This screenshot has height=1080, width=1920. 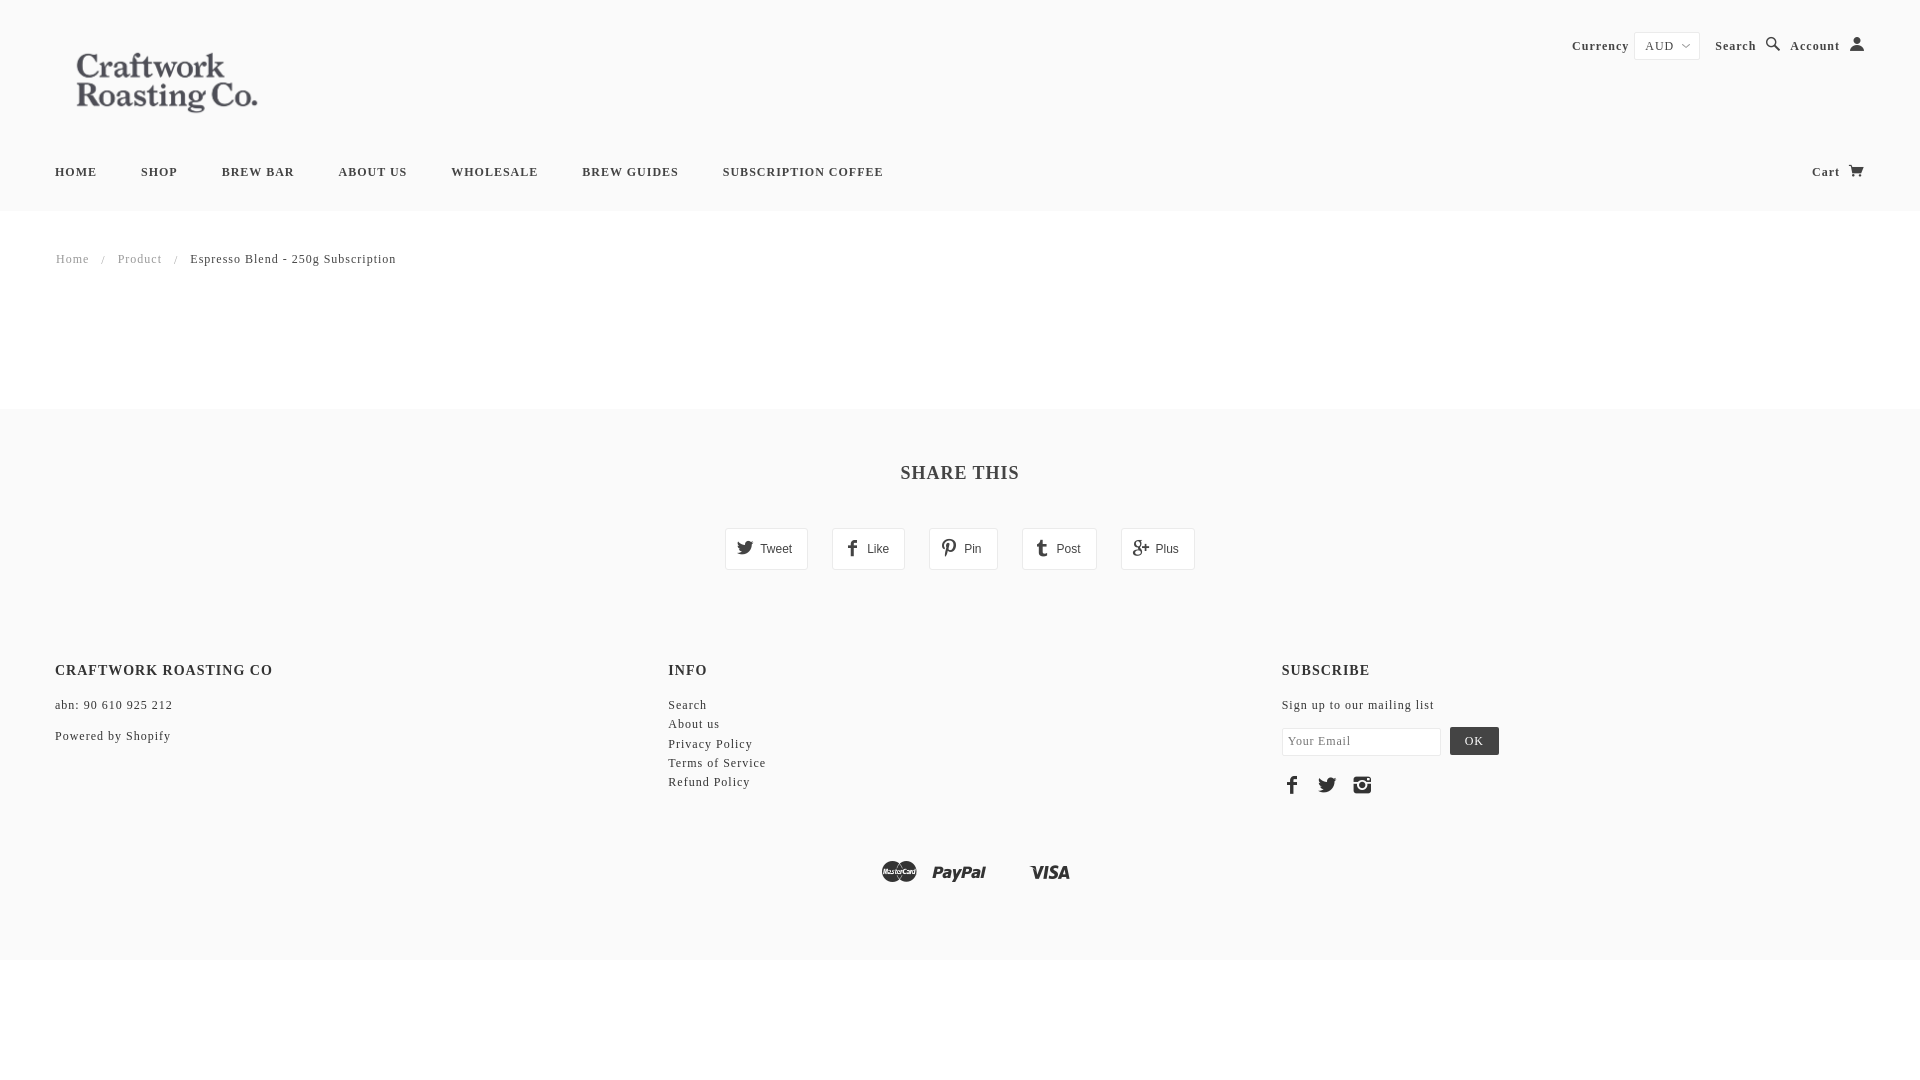 What do you see at coordinates (372, 171) in the screenshot?
I see `'ABOUT US'` at bounding box center [372, 171].